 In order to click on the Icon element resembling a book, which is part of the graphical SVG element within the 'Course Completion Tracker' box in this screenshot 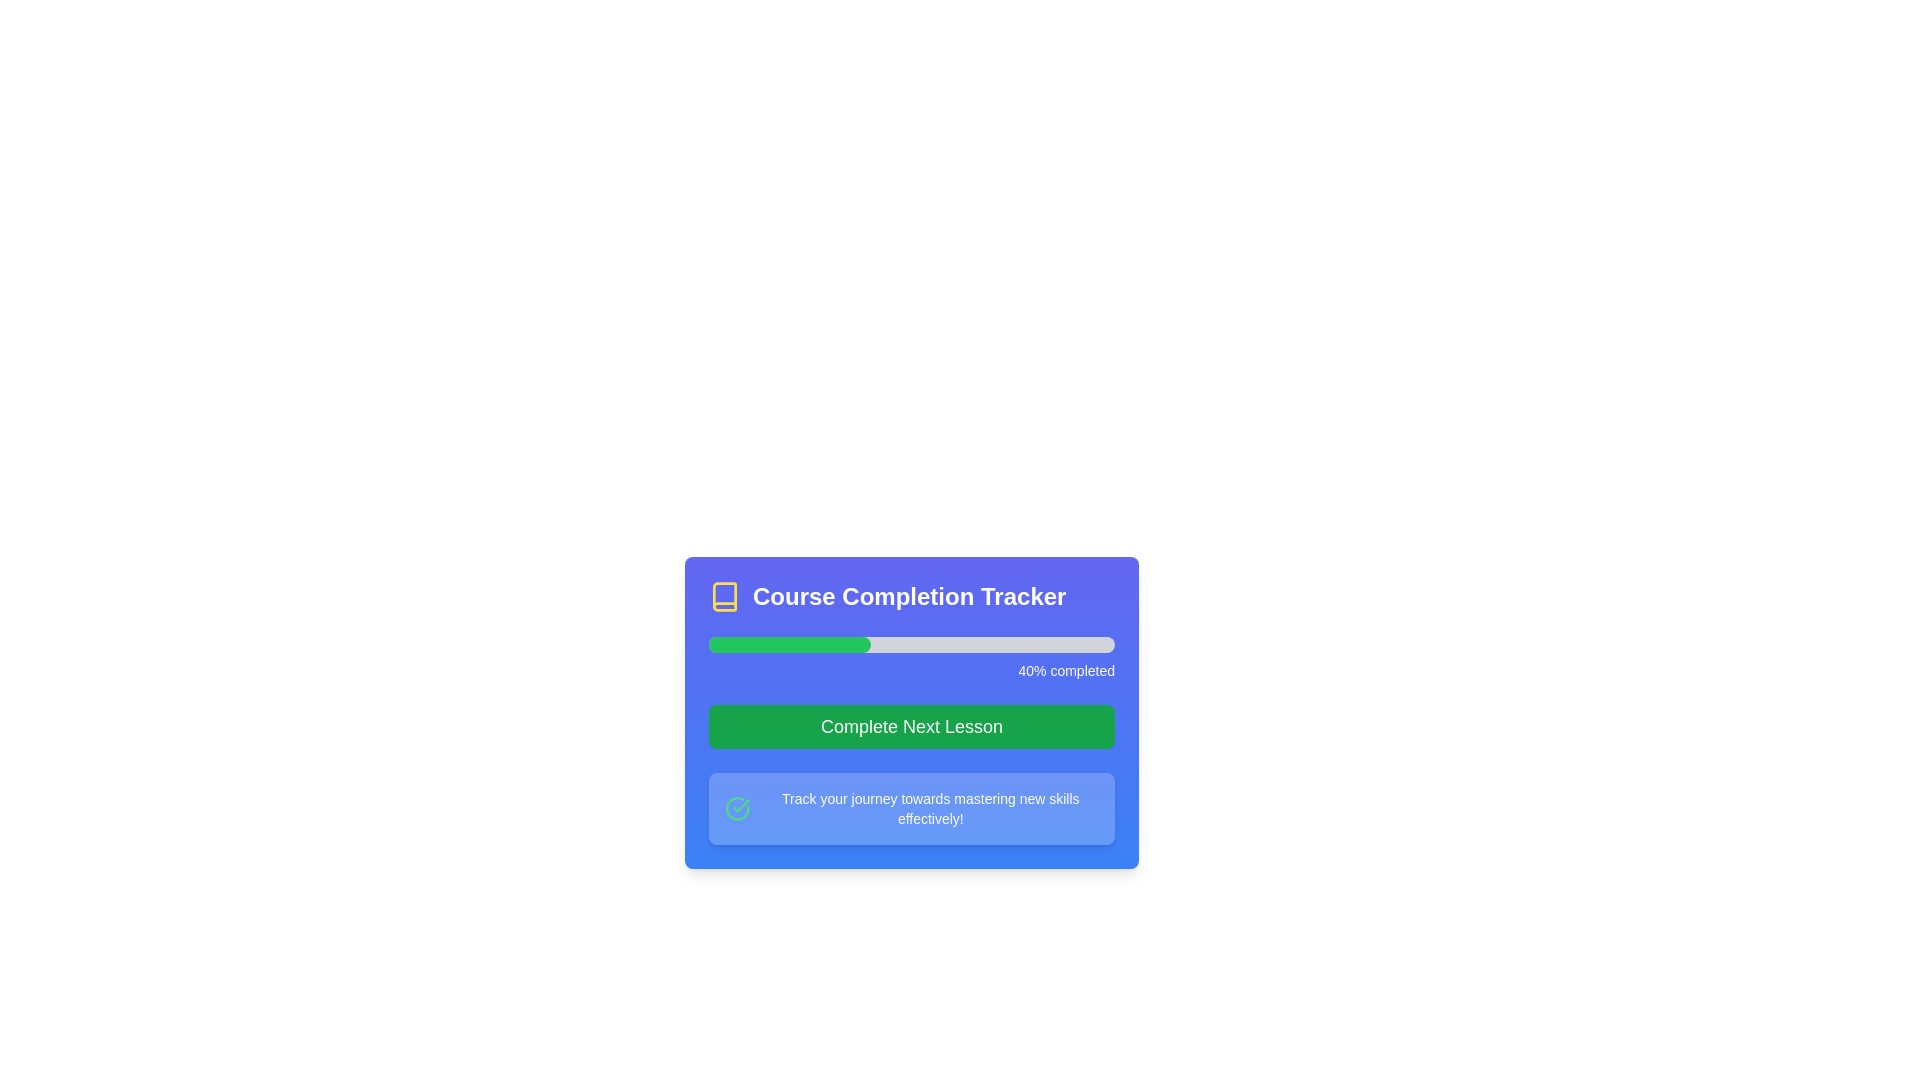, I will do `click(723, 596)`.